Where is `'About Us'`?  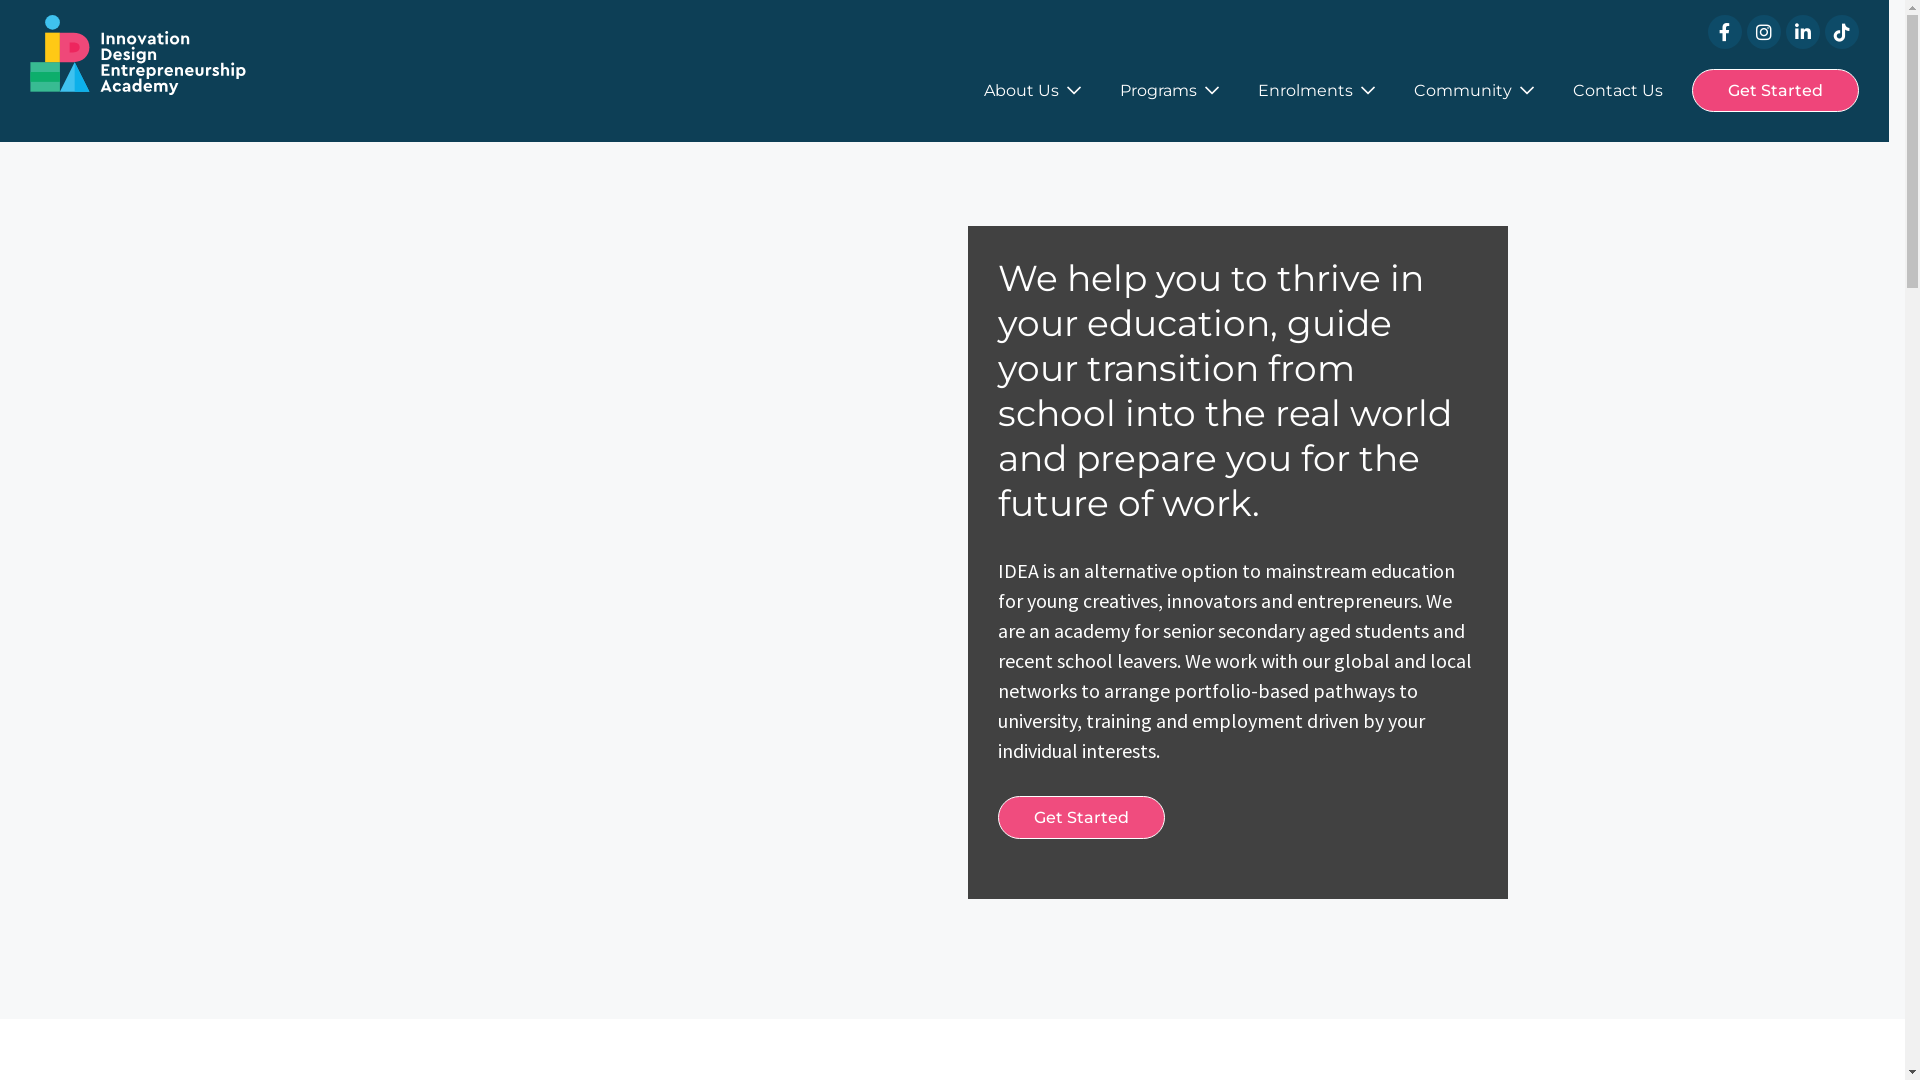
'About Us' is located at coordinates (983, 90).